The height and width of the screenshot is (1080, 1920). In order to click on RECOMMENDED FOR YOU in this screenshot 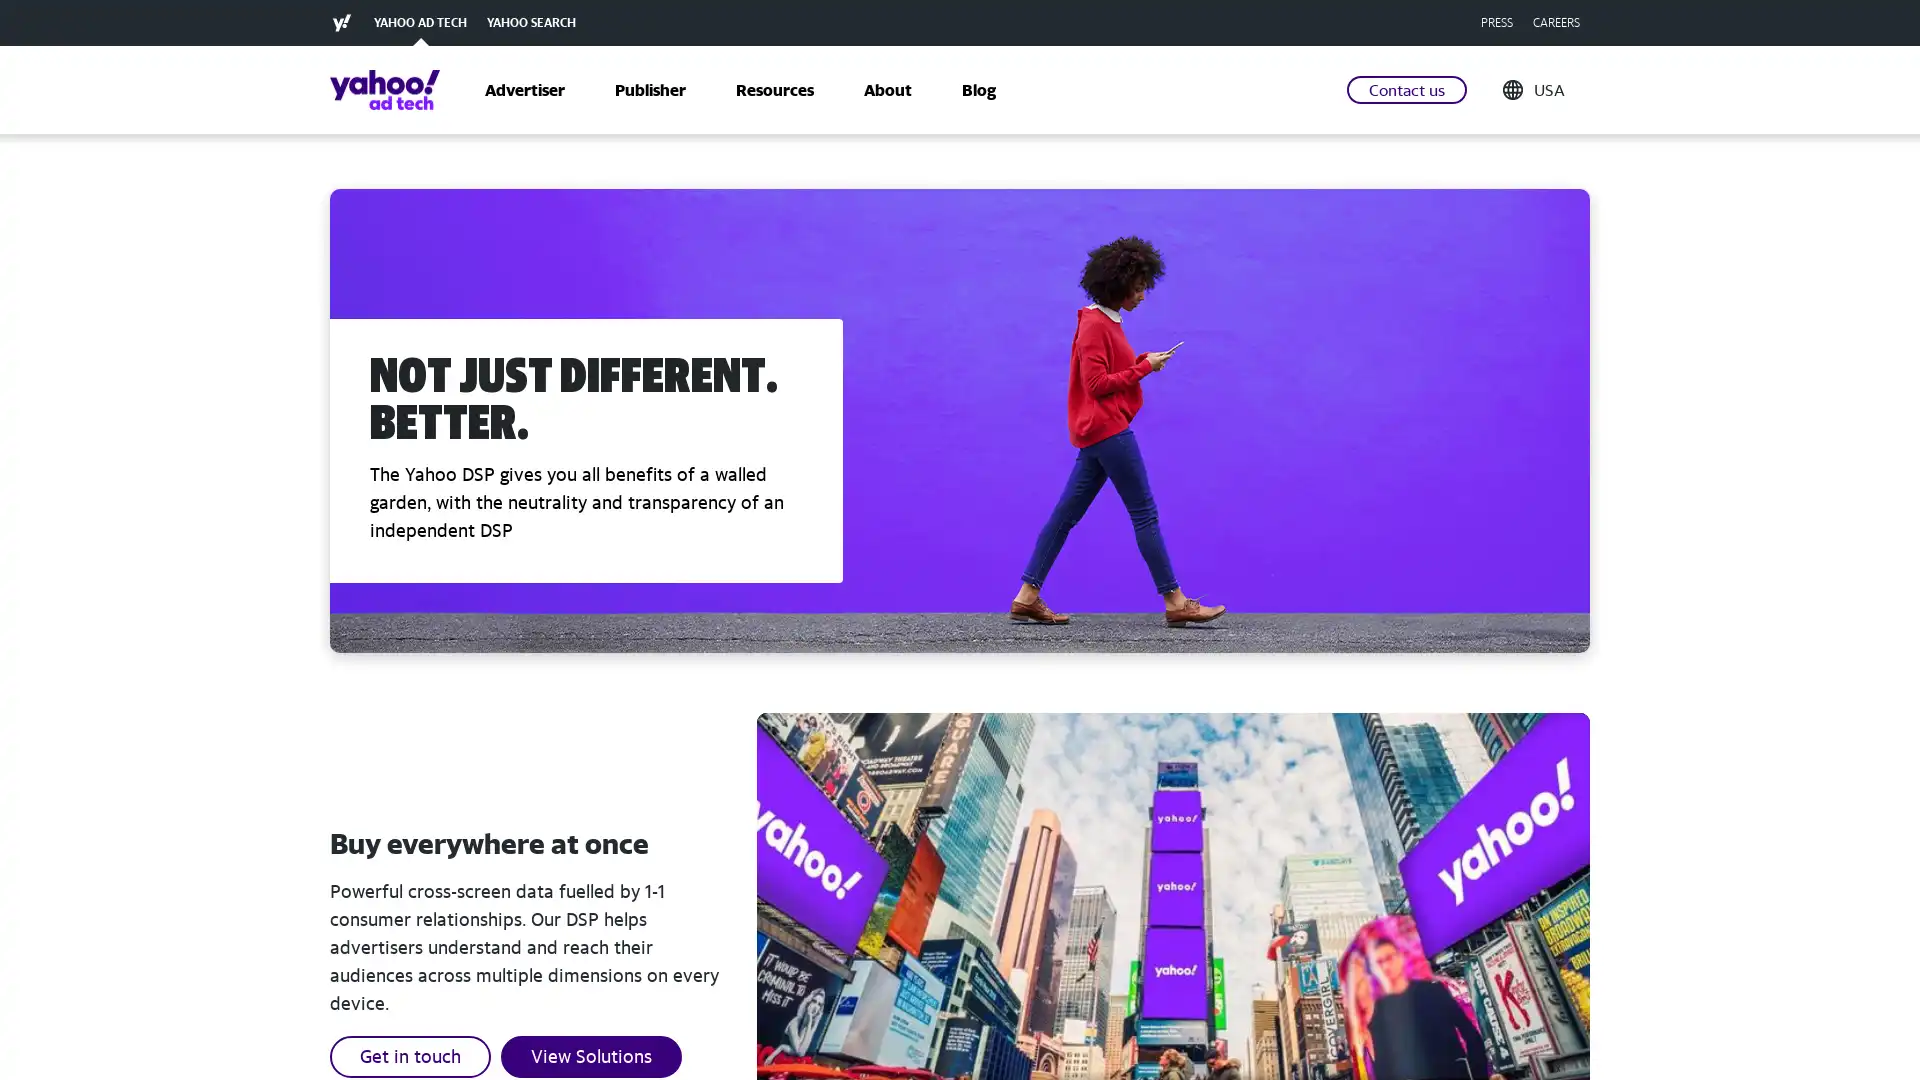, I will do `click(1510, 790)`.